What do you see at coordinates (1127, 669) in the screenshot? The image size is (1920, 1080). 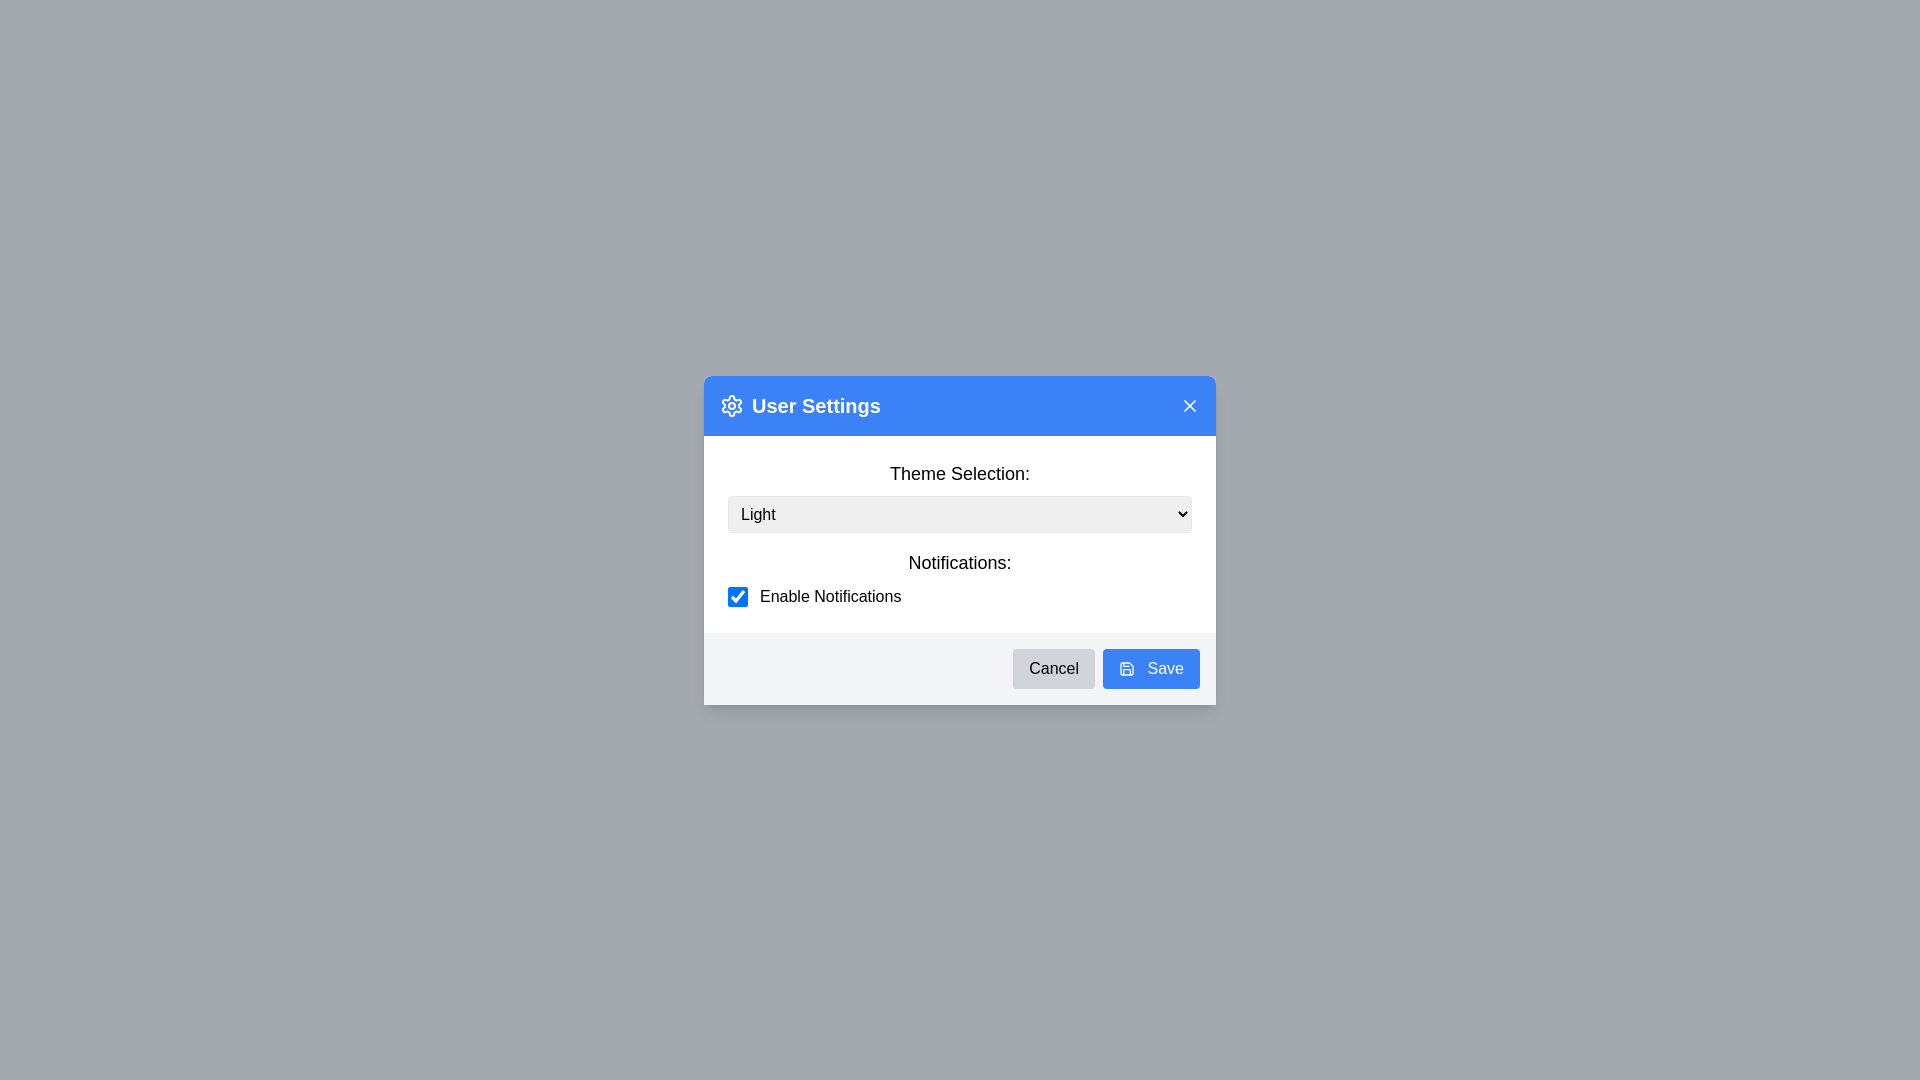 I see `the Decorative icon located to the left of the 'Save' button text in the 'User Settings' dialog window to enhance recognition of the button's purpose` at bounding box center [1127, 669].